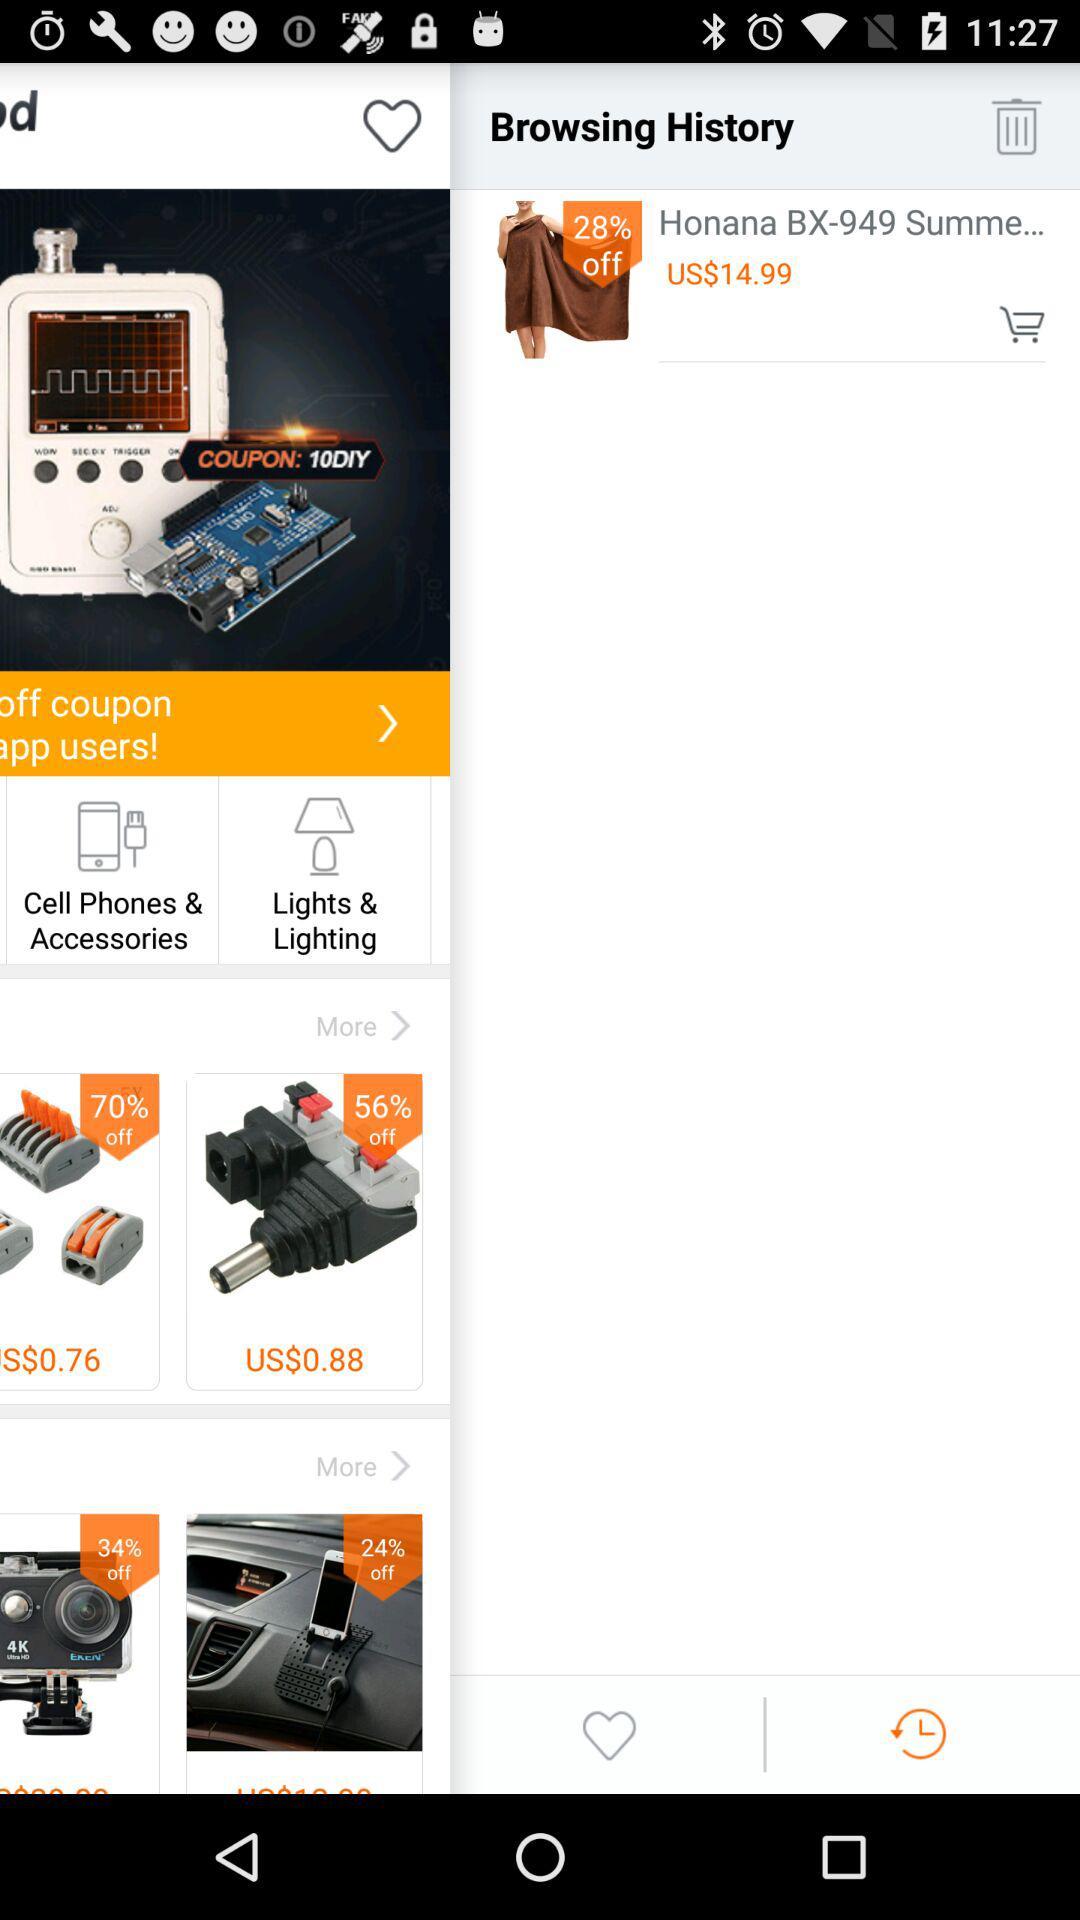 Image resolution: width=1080 pixels, height=1920 pixels. I want to click on the 28%, so click(601, 243).